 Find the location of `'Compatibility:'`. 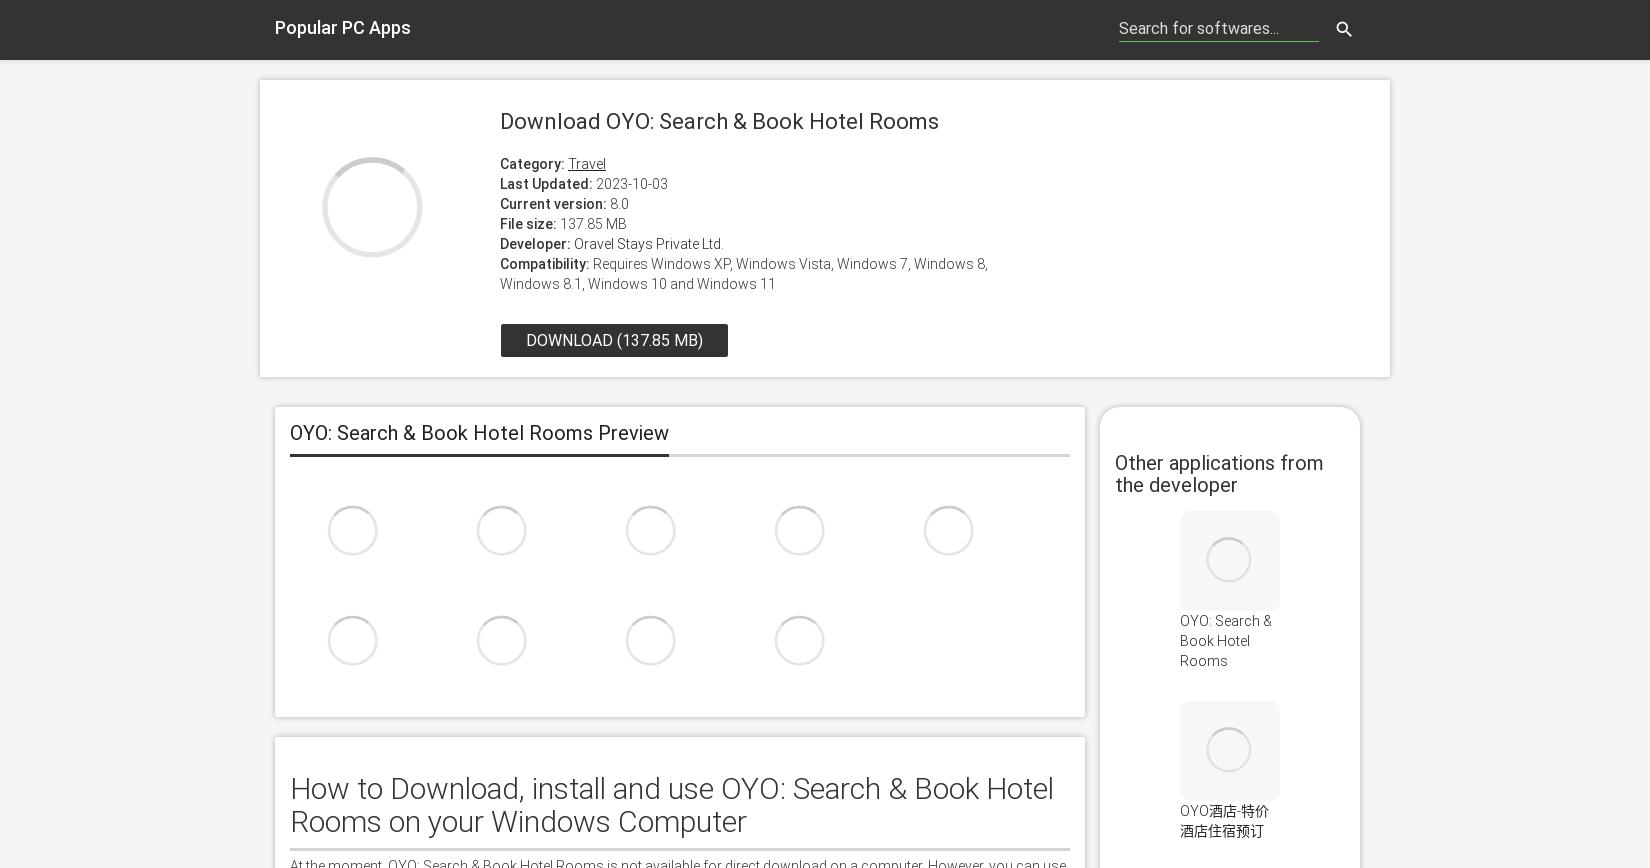

'Compatibility:' is located at coordinates (498, 263).